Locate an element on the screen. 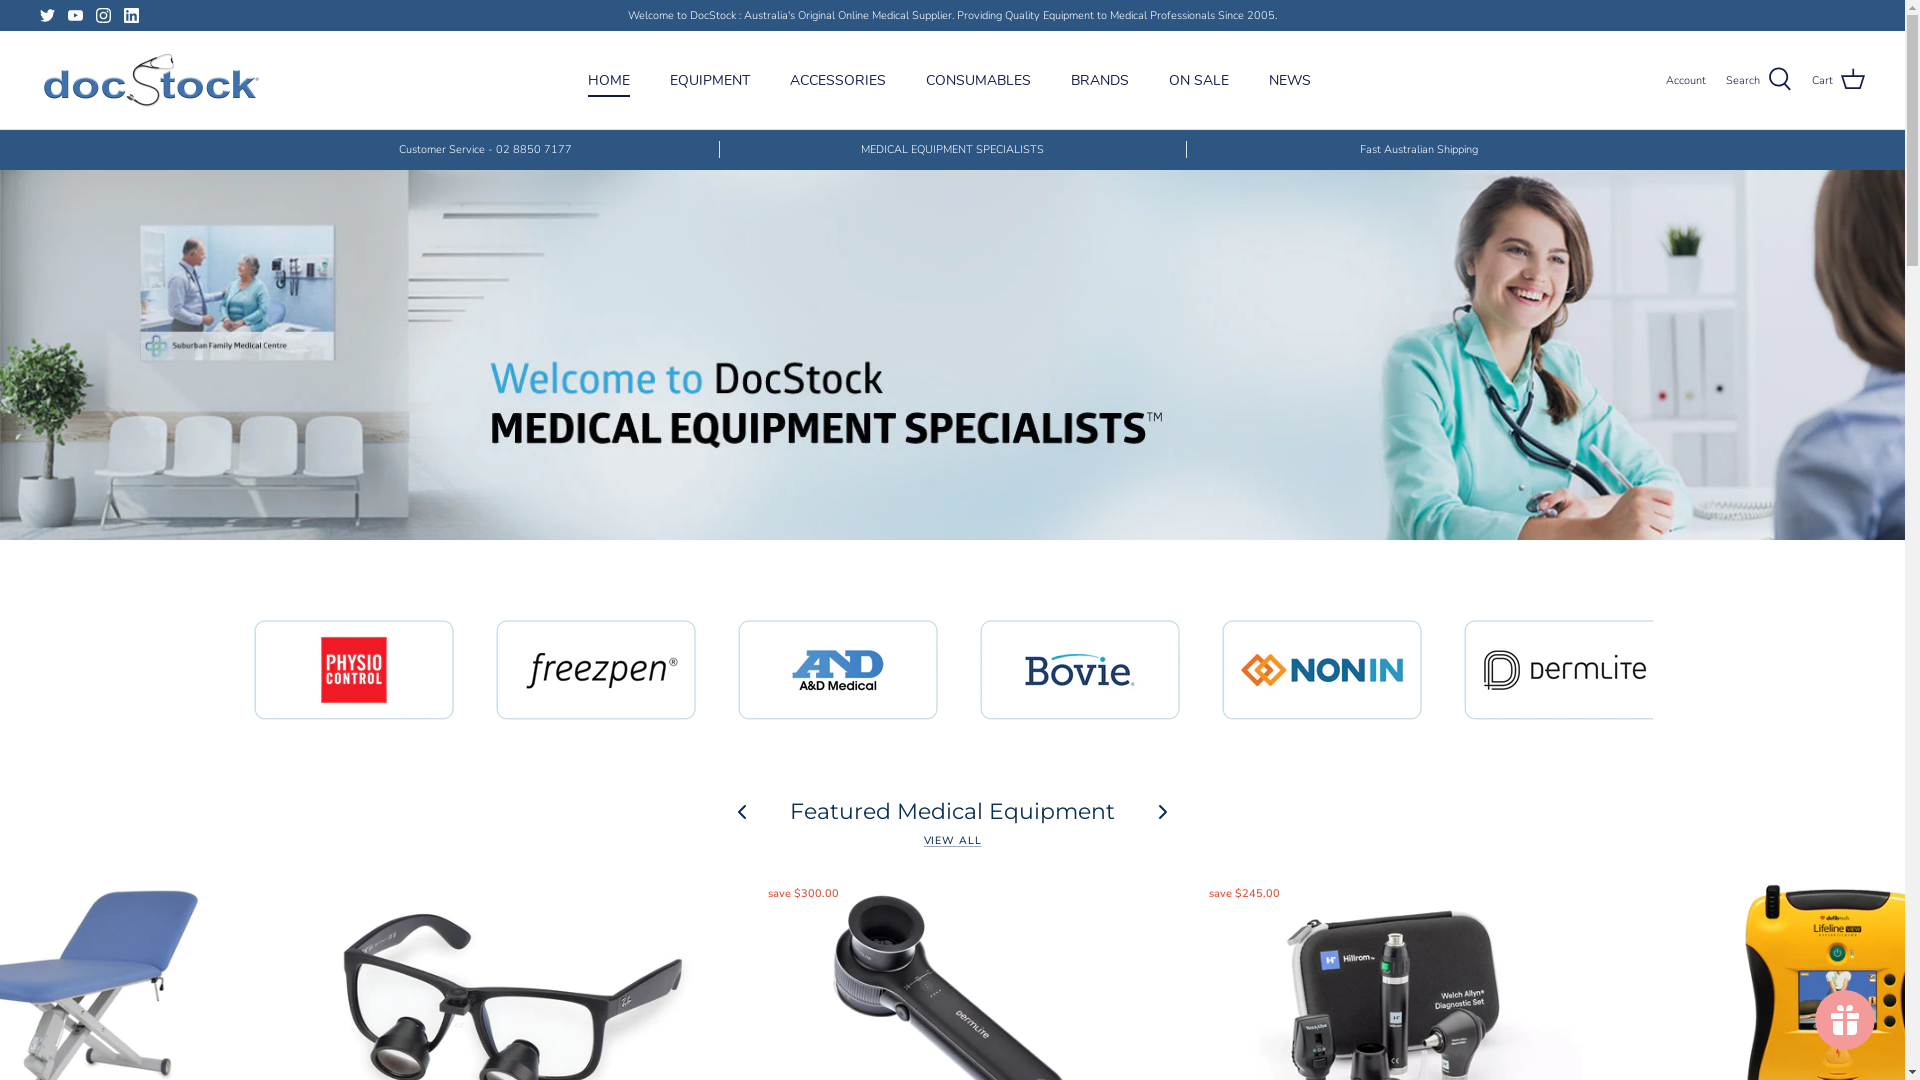  'ACCESSORIES' is located at coordinates (771, 79).